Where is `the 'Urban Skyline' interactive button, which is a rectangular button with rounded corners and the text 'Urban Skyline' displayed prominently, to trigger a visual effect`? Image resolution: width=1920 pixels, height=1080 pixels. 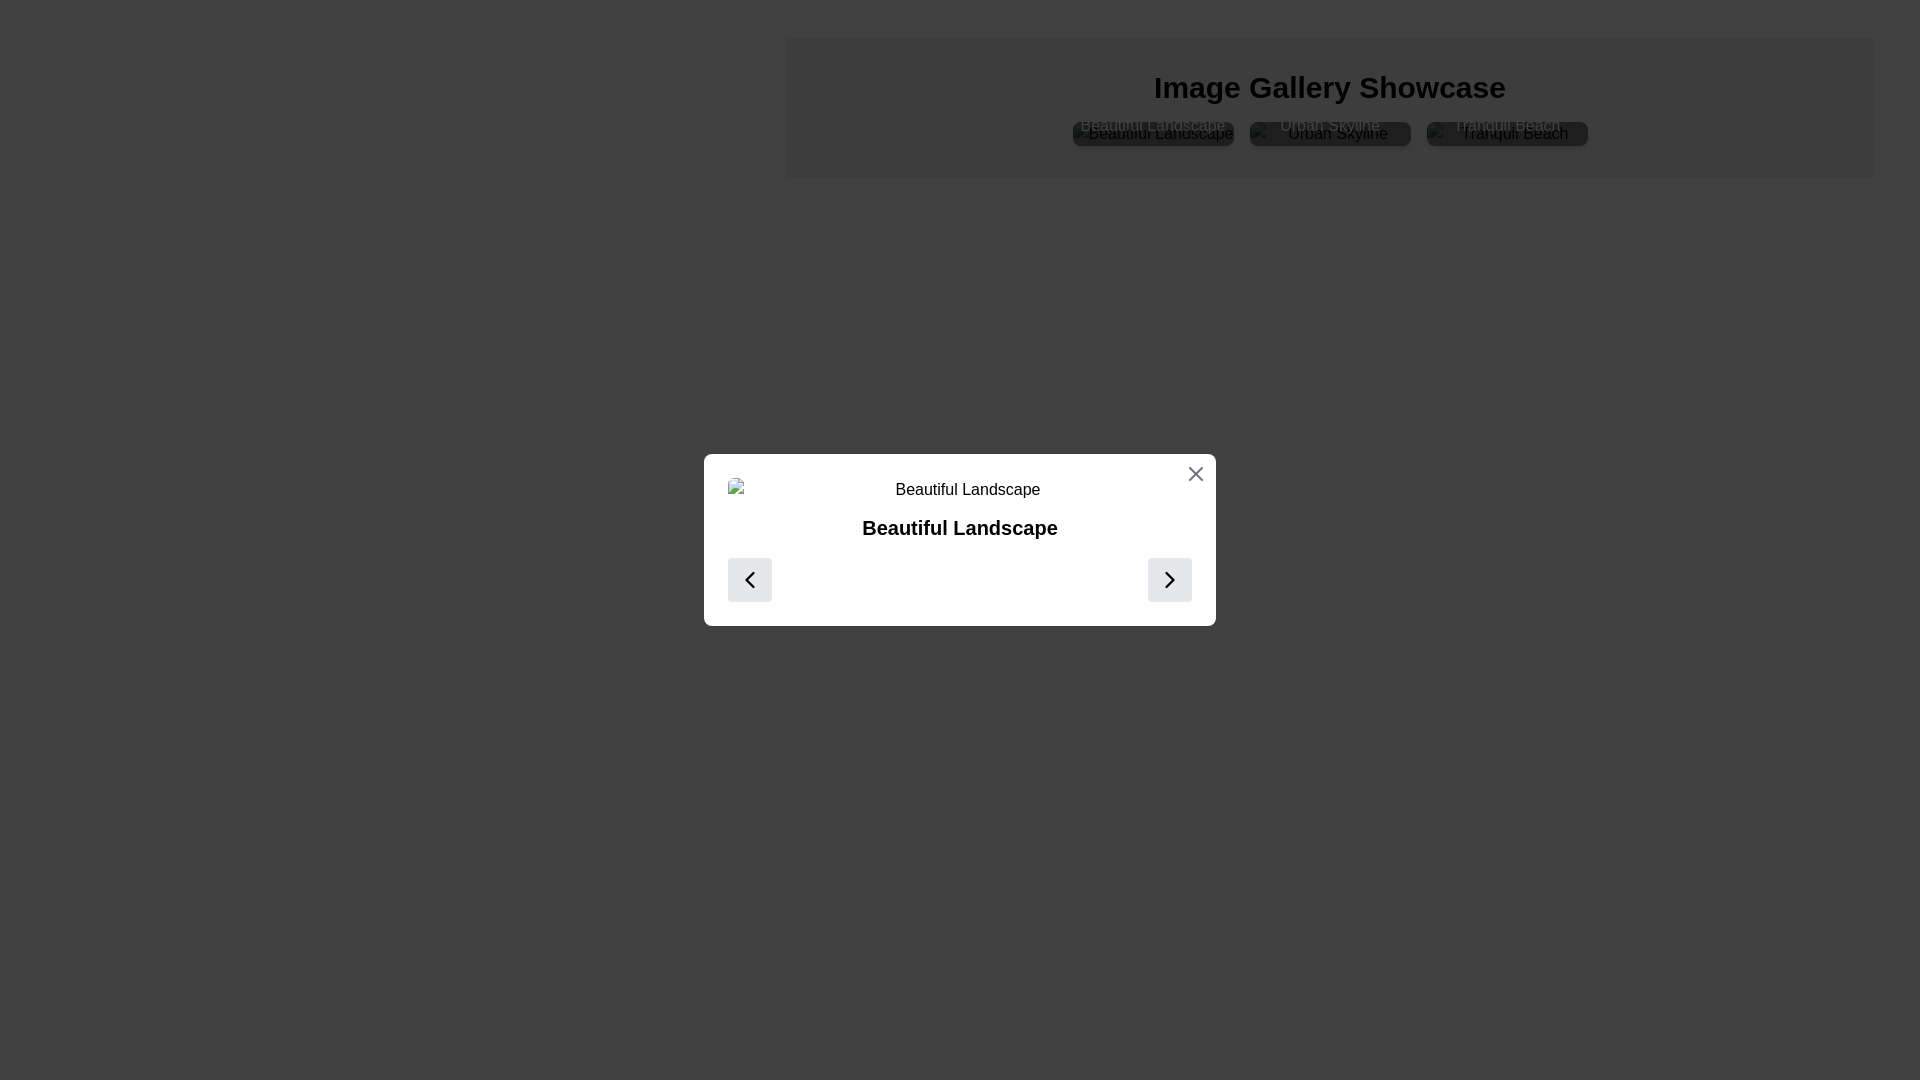
the 'Urban Skyline' interactive button, which is a rectangular button with rounded corners and the text 'Urban Skyline' displayed prominently, to trigger a visual effect is located at coordinates (1329, 134).